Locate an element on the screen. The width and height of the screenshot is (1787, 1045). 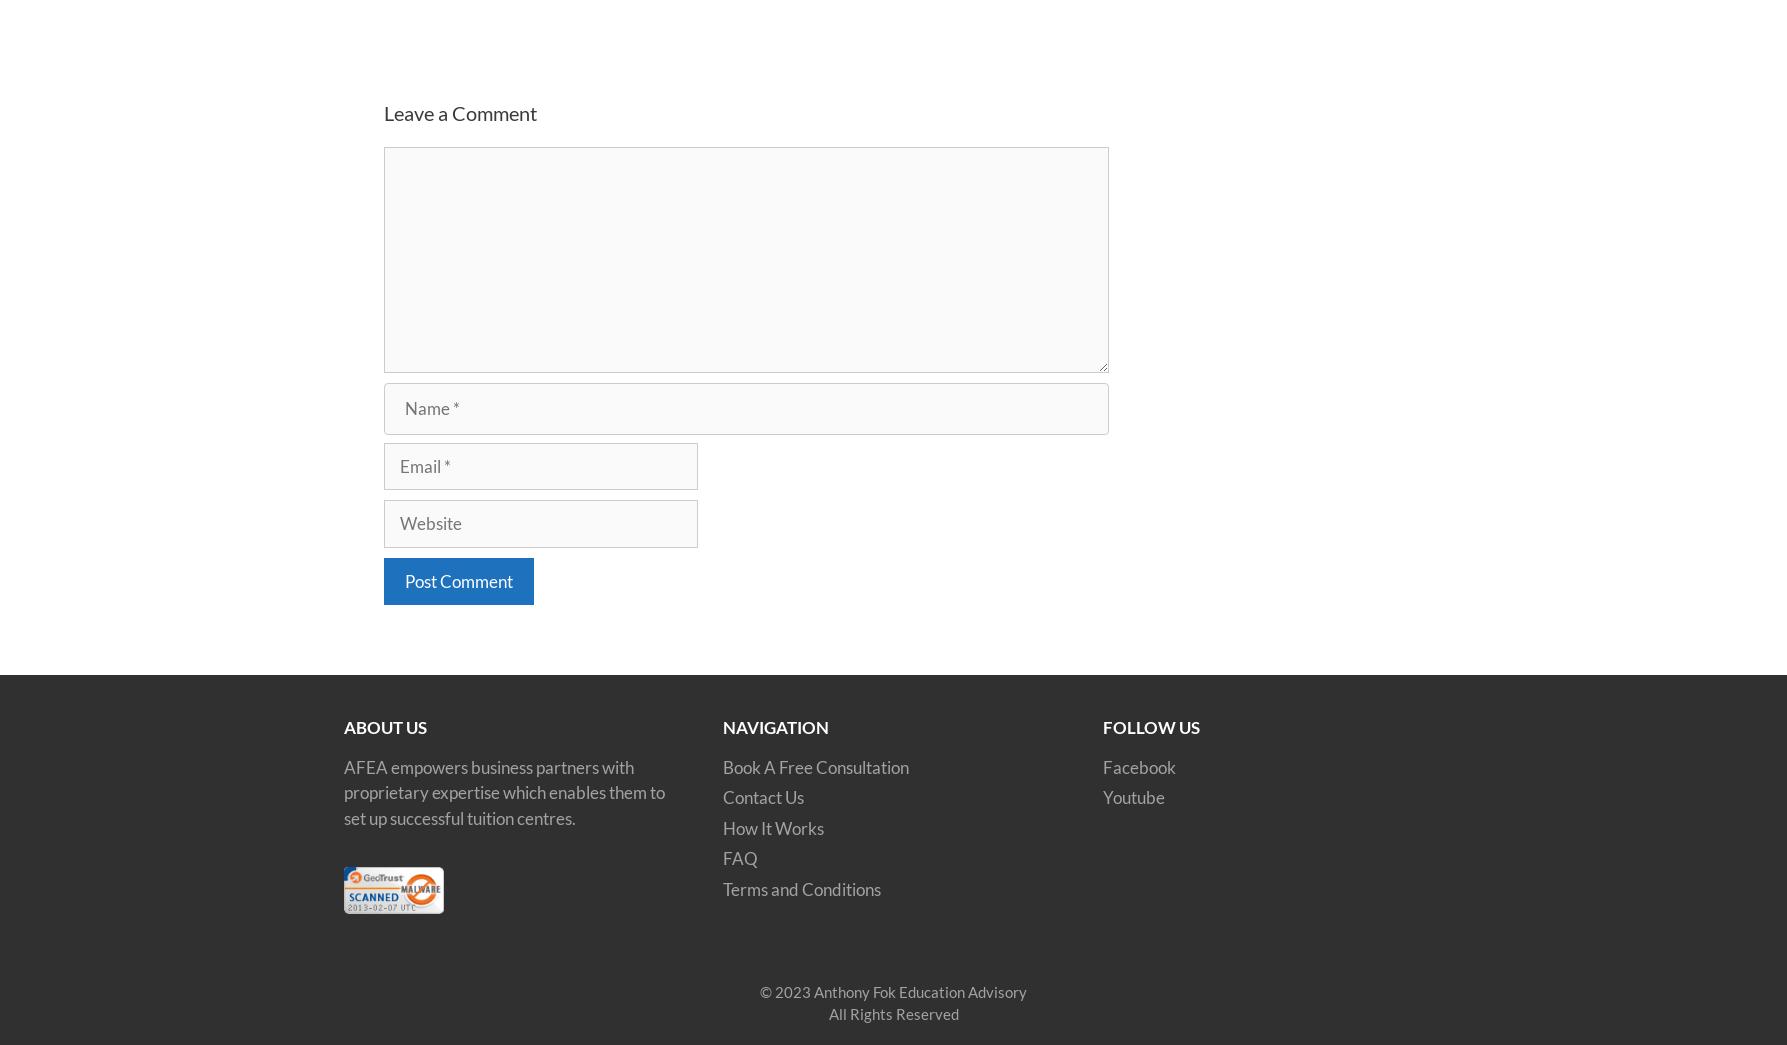
'All Rights Reserved' is located at coordinates (892, 1013).